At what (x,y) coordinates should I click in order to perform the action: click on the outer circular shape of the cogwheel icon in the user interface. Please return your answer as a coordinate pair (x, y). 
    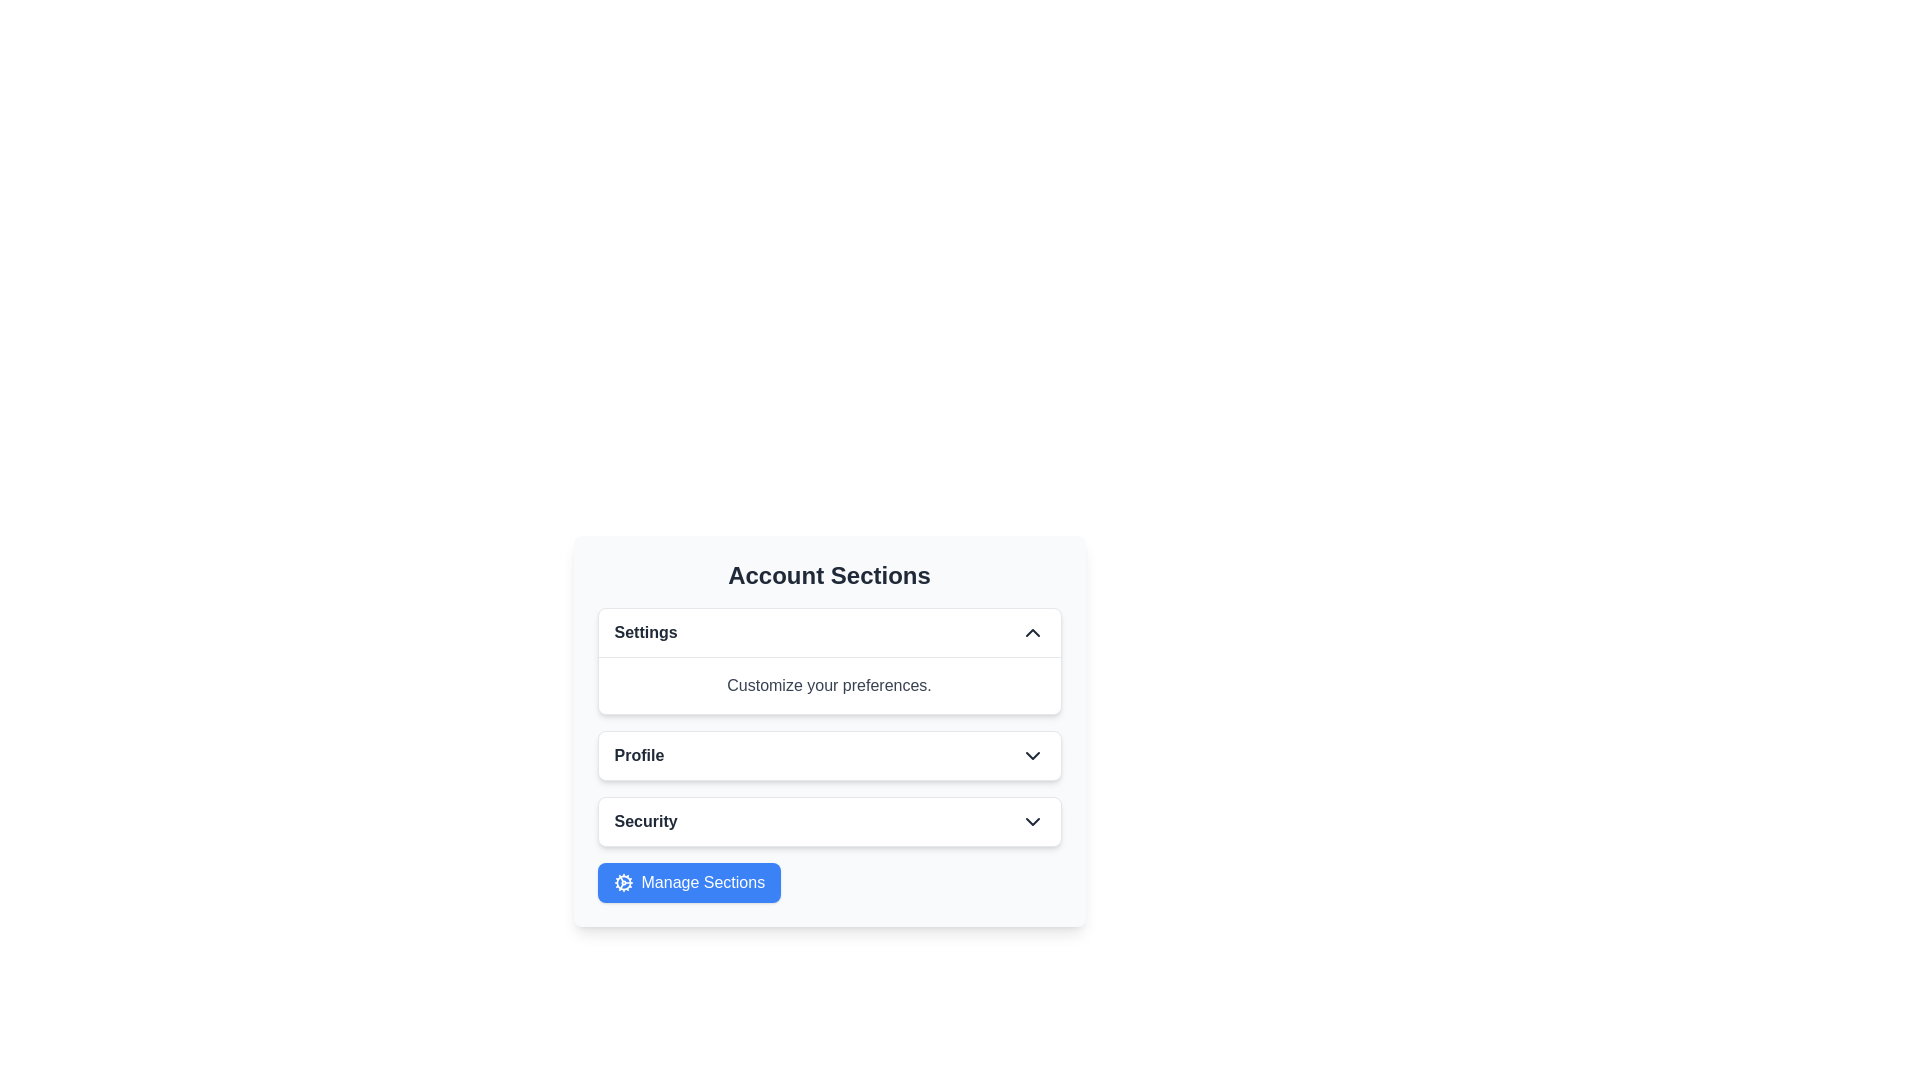
    Looking at the image, I should click on (622, 882).